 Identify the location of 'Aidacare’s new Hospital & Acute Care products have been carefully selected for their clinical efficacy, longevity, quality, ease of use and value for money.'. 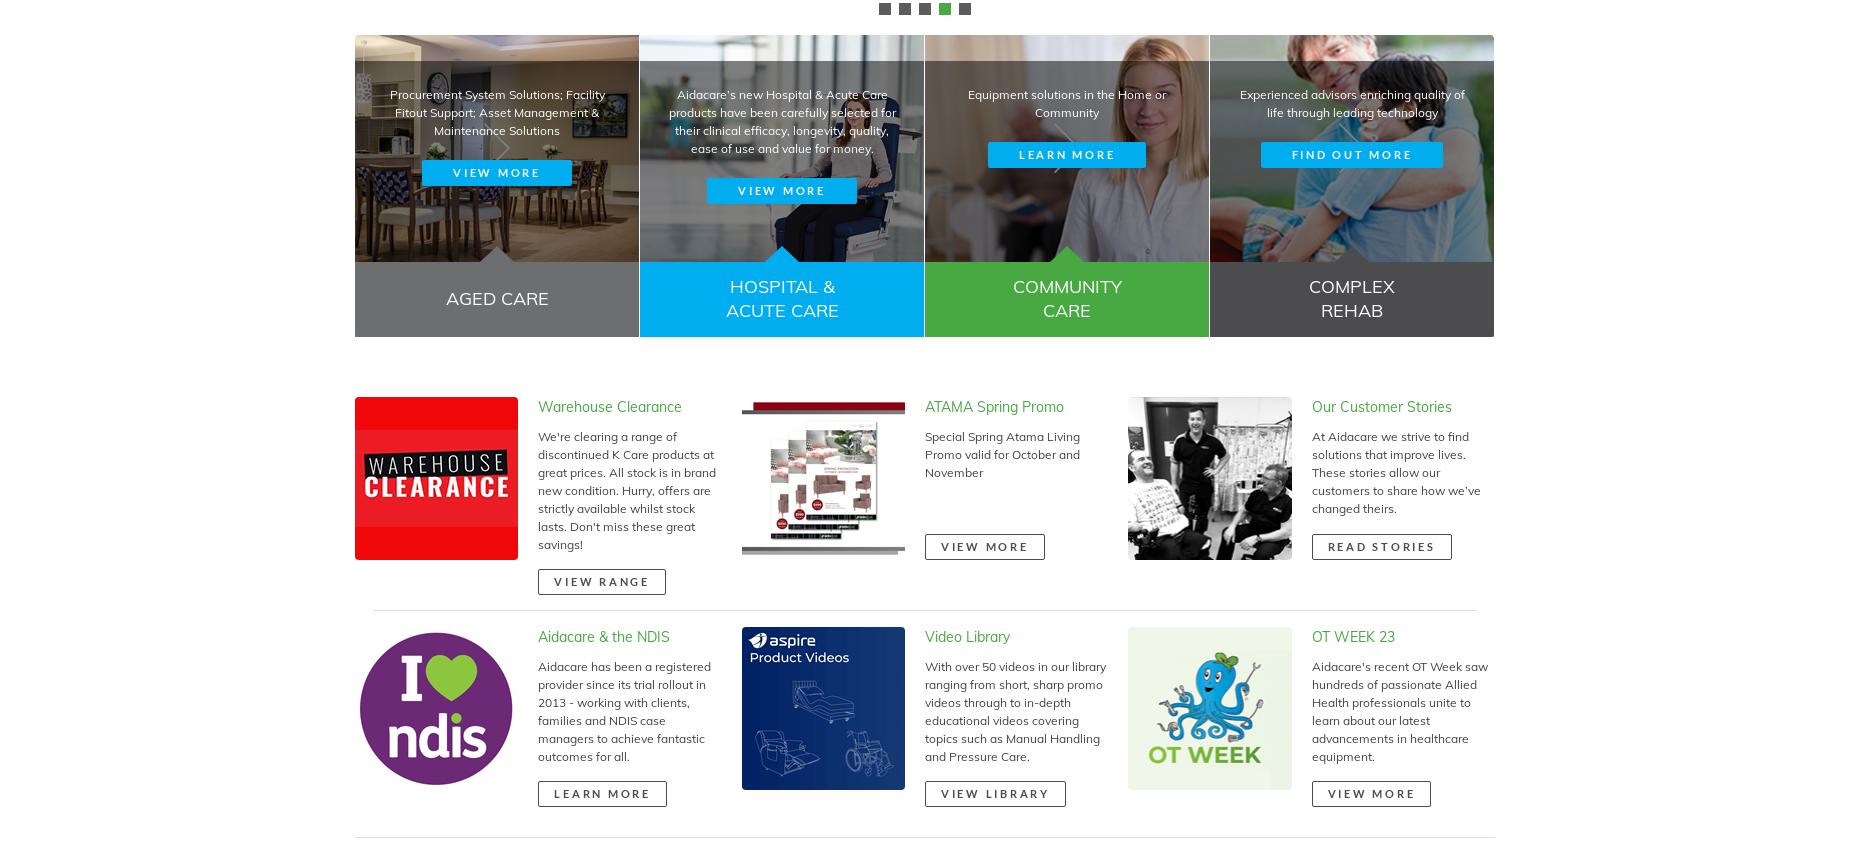
(781, 395).